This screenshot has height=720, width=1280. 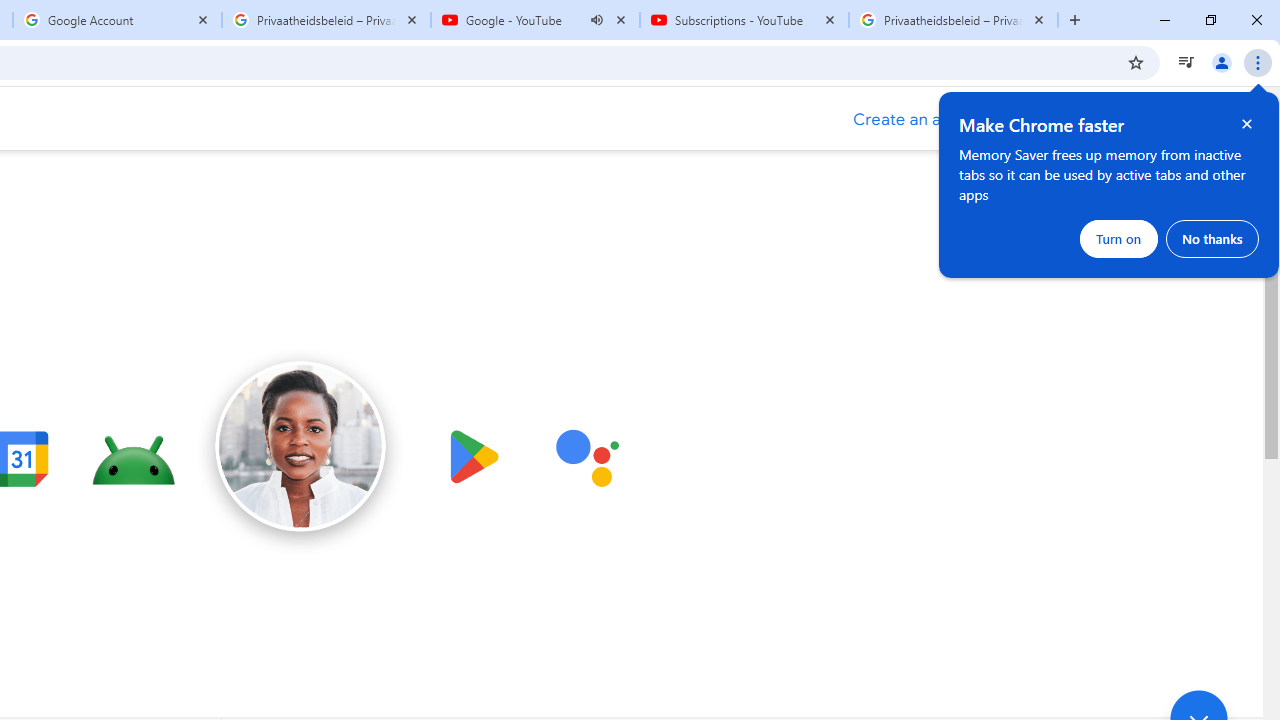 What do you see at coordinates (923, 119) in the screenshot?
I see `'Create a Google Account'` at bounding box center [923, 119].